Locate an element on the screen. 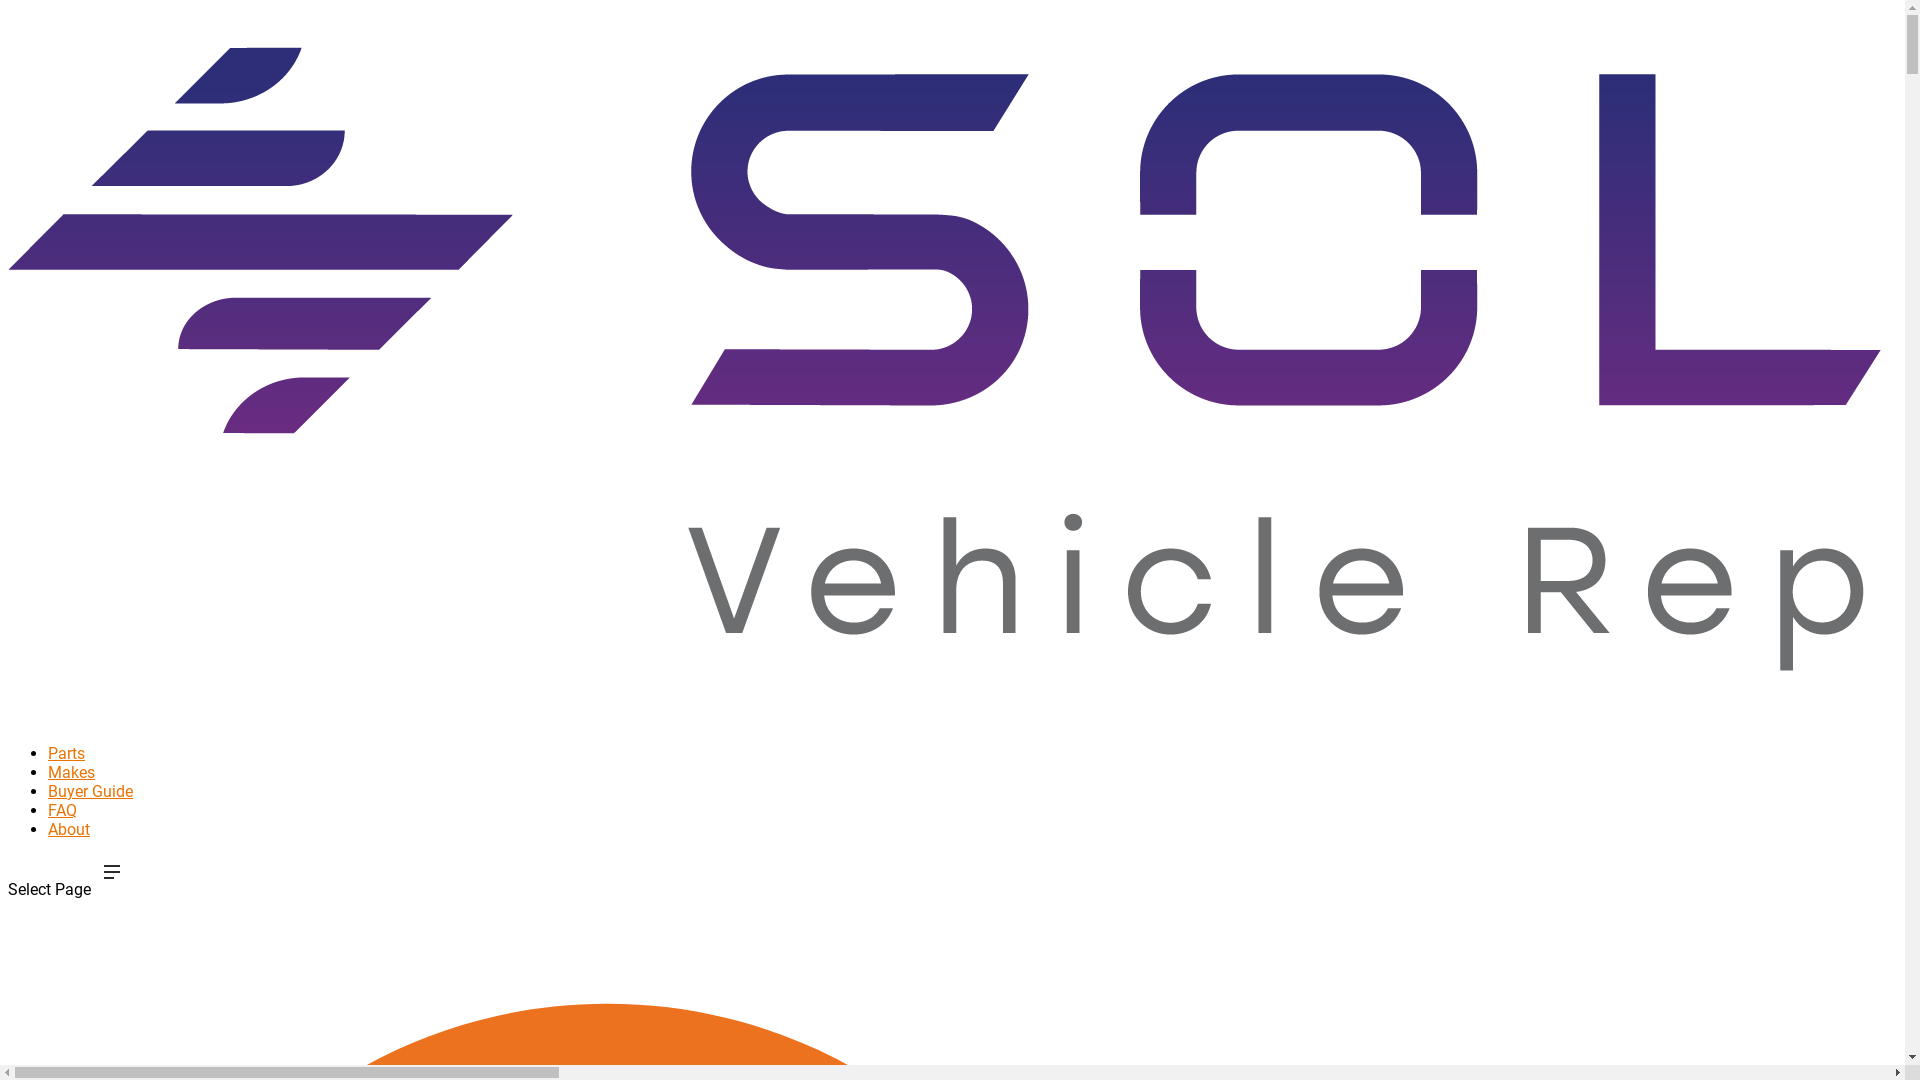 The image size is (1920, 1080). 'Makes' is located at coordinates (71, 797).